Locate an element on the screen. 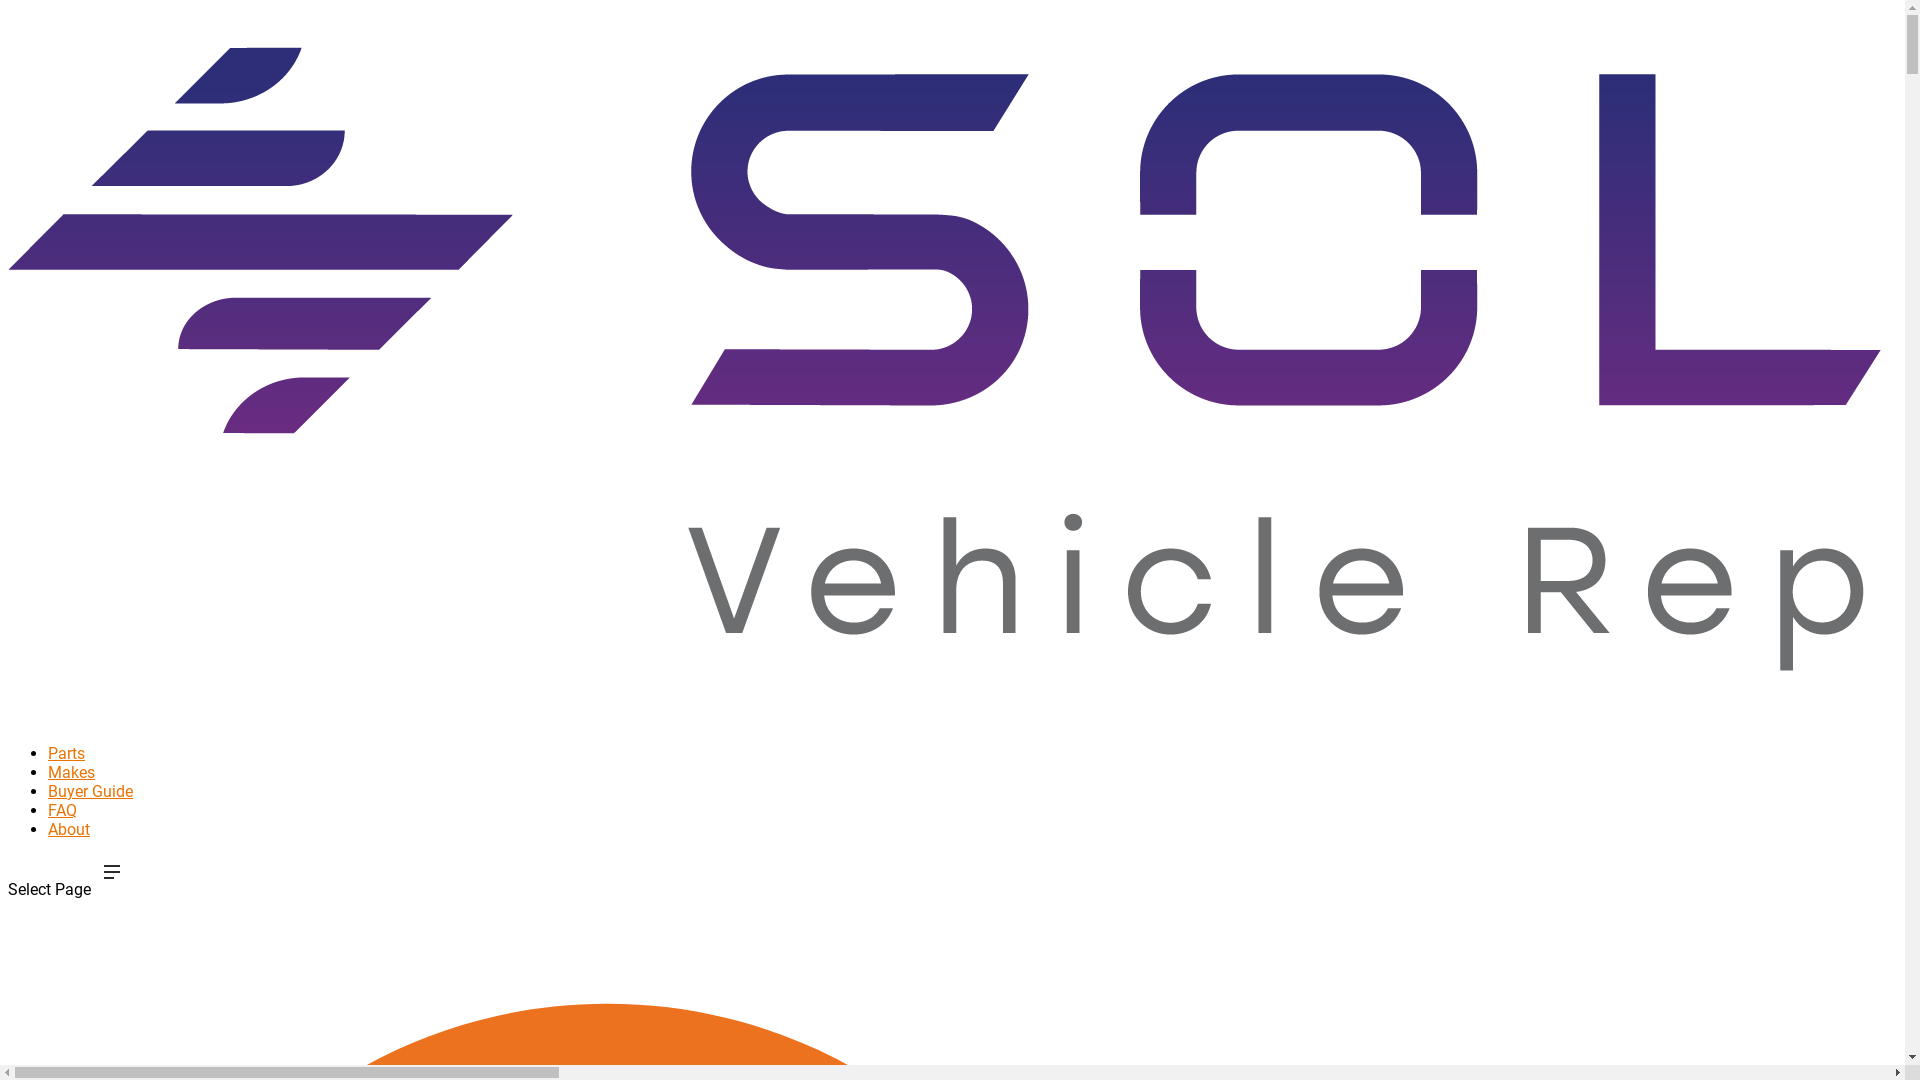 The image size is (1920, 1080). 'Makes' is located at coordinates (71, 797).